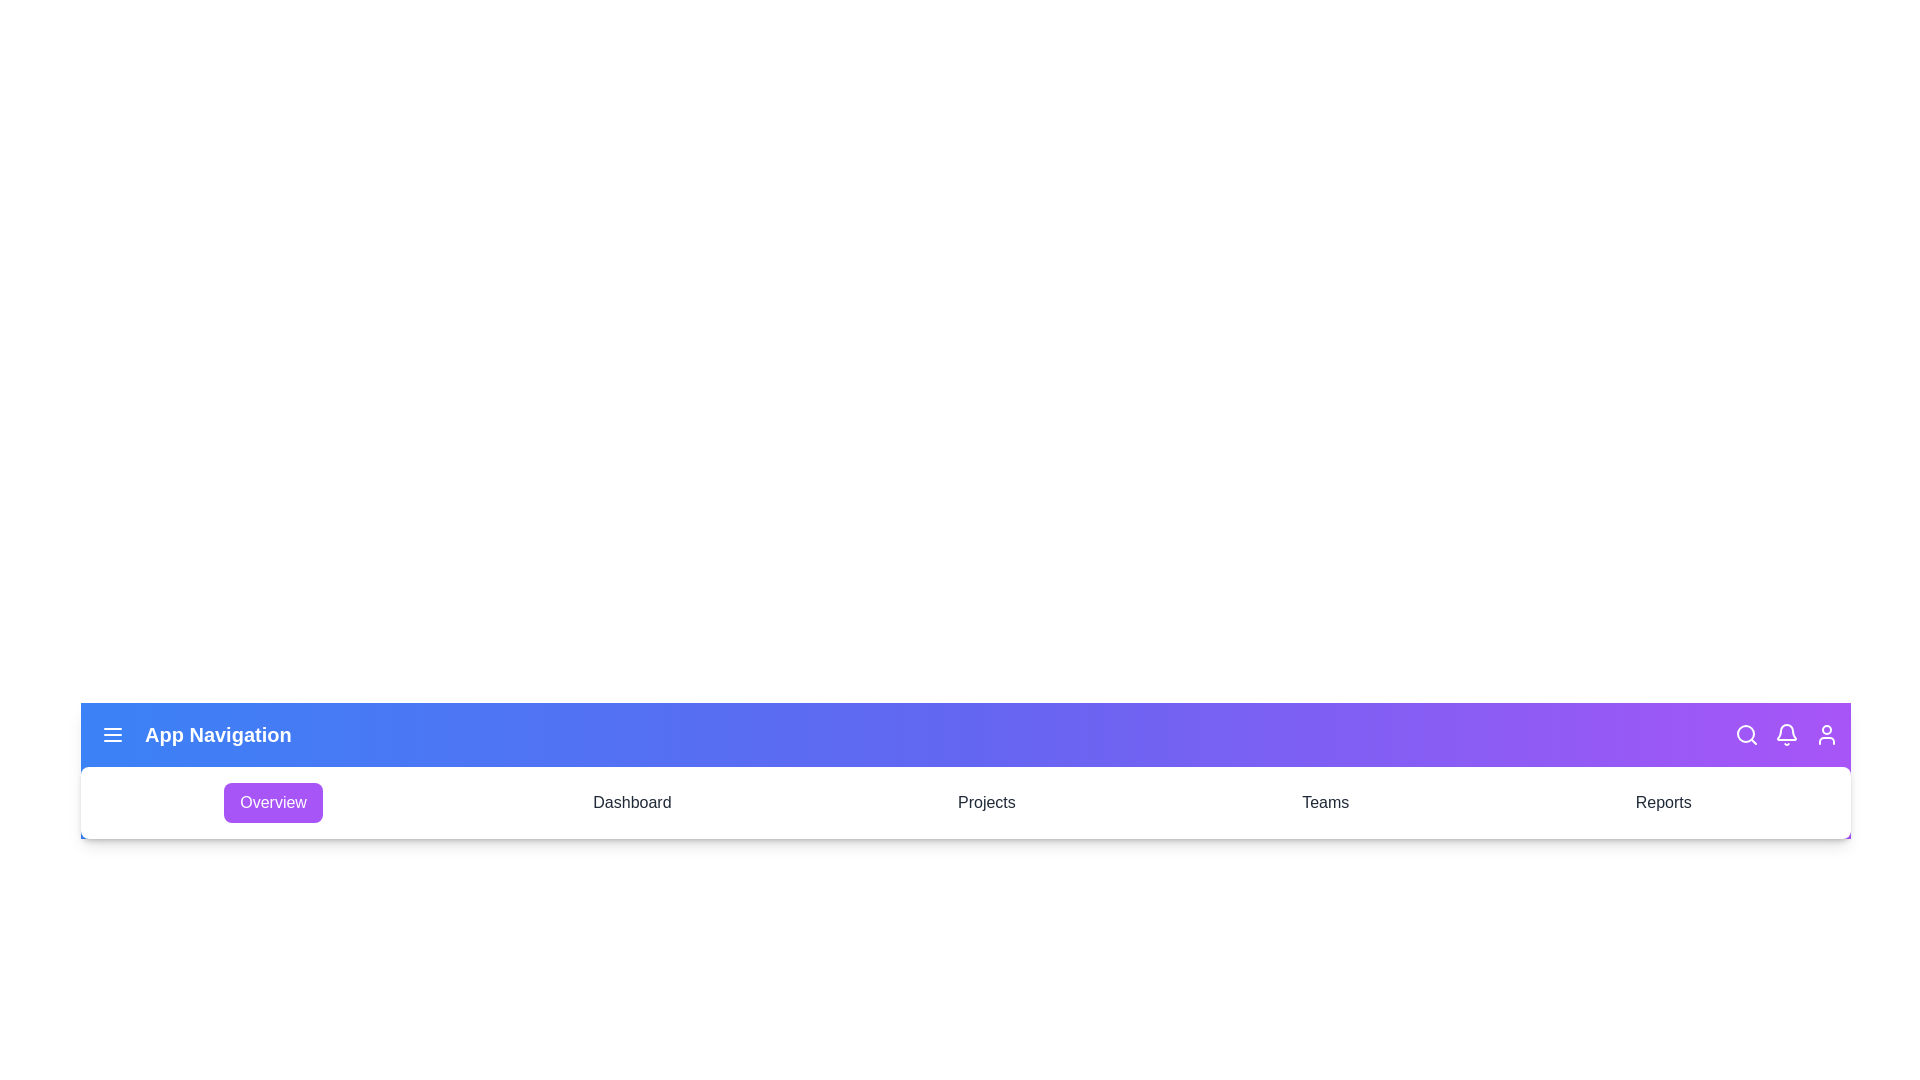 The height and width of the screenshot is (1080, 1920). What do you see at coordinates (1786, 735) in the screenshot?
I see `the bell icon in the navigation bar` at bounding box center [1786, 735].